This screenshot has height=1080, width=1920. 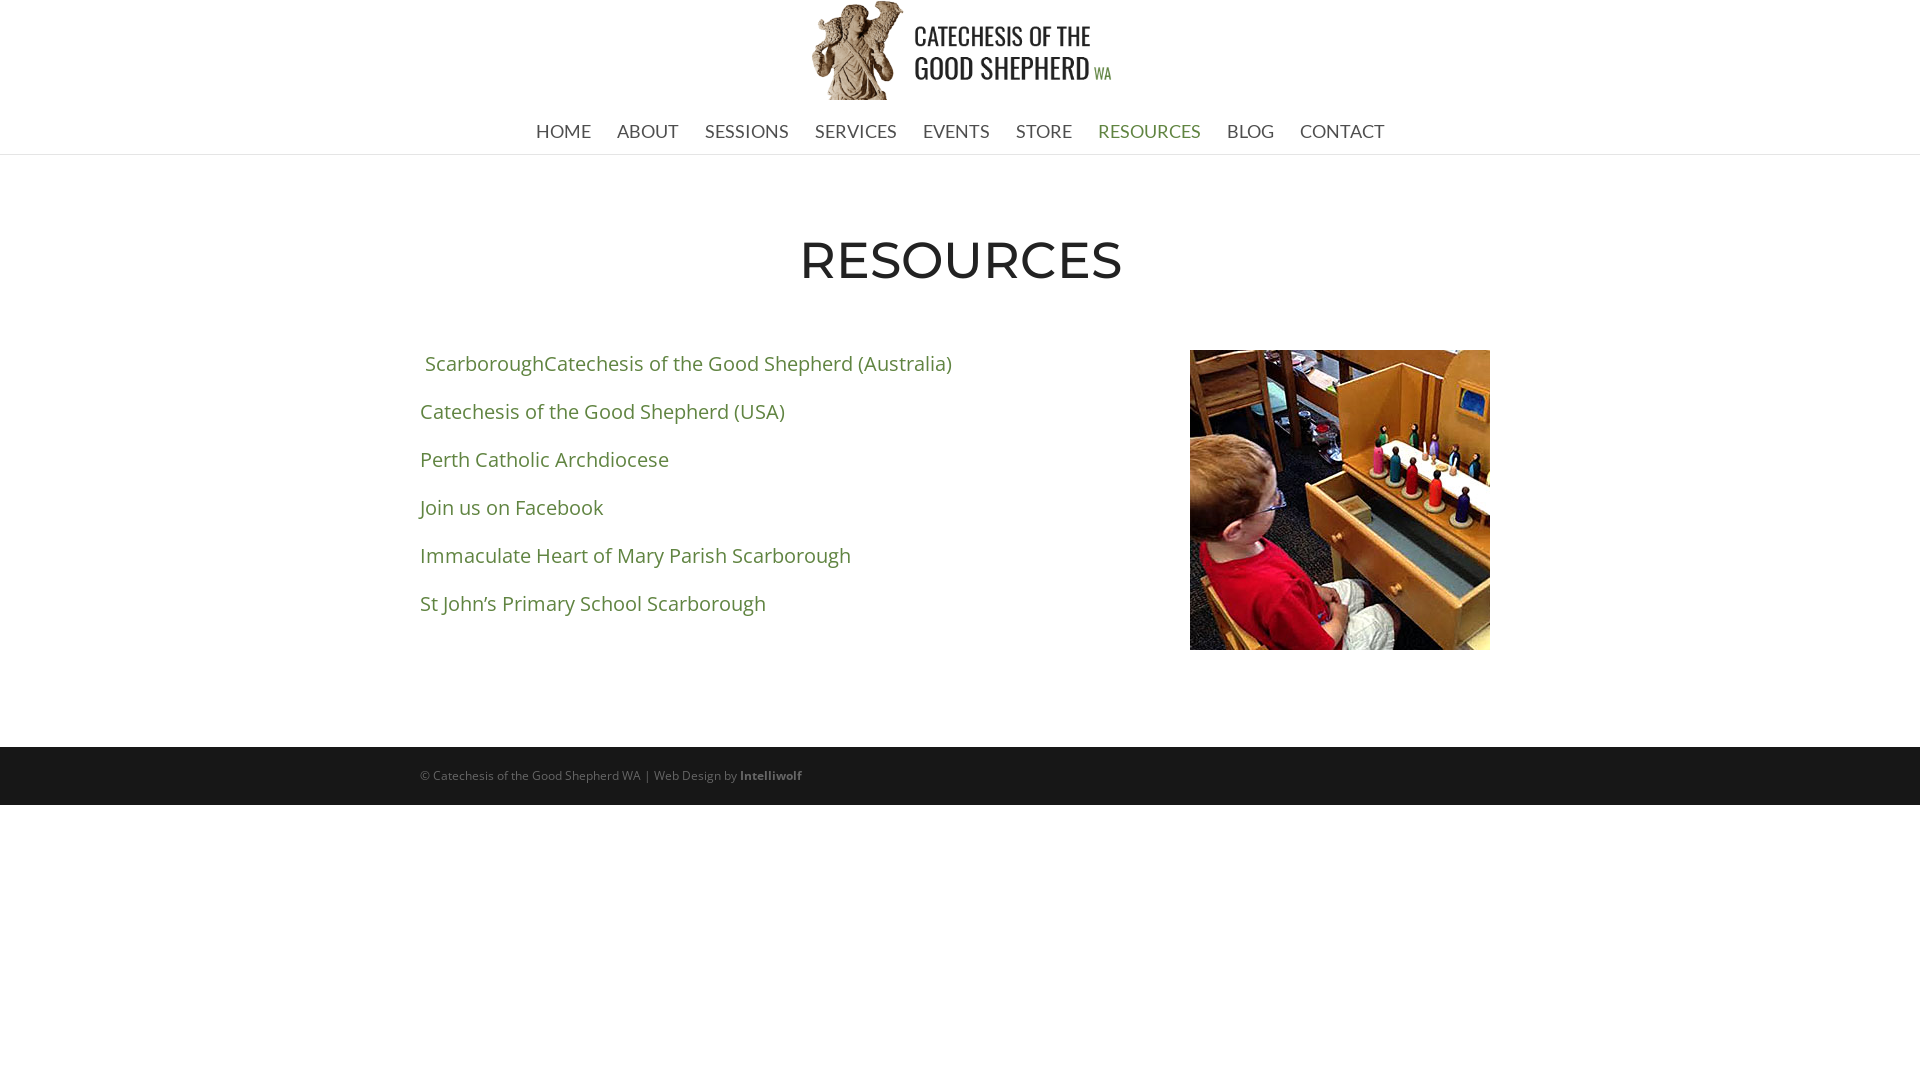 I want to click on 'STORE', so click(x=1042, y=131).